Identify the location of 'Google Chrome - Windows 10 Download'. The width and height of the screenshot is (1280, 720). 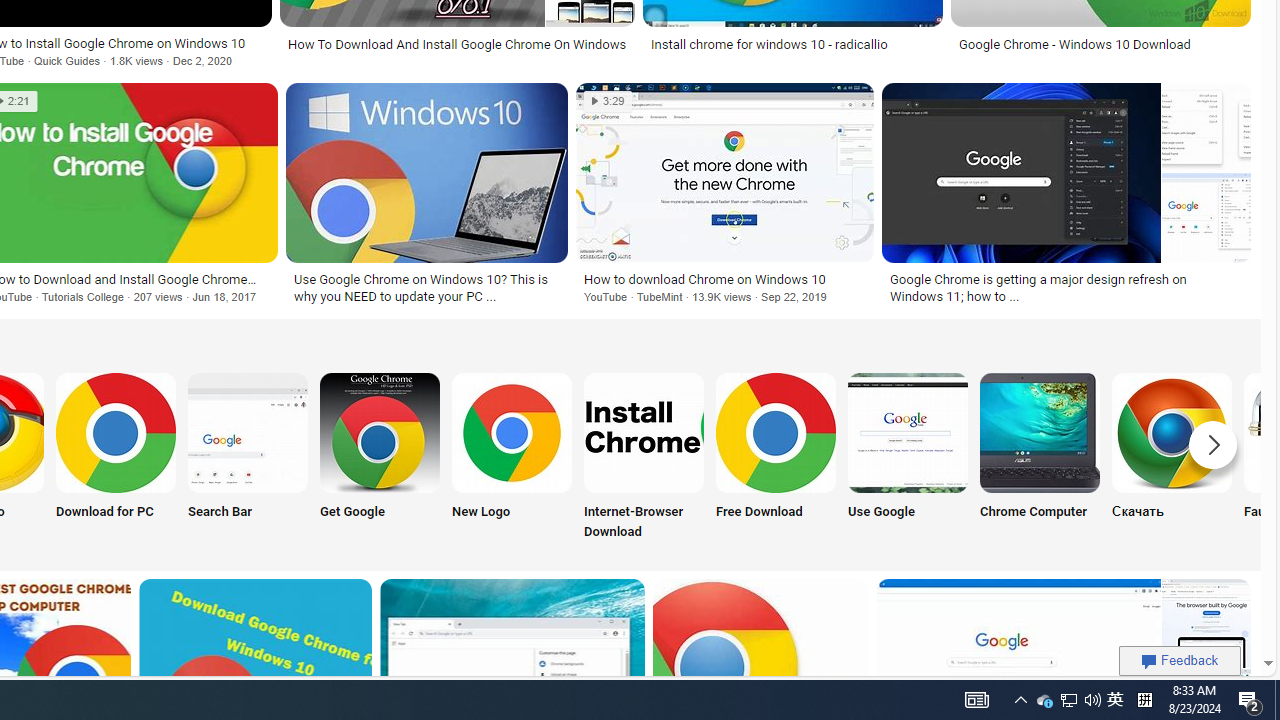
(1073, 44).